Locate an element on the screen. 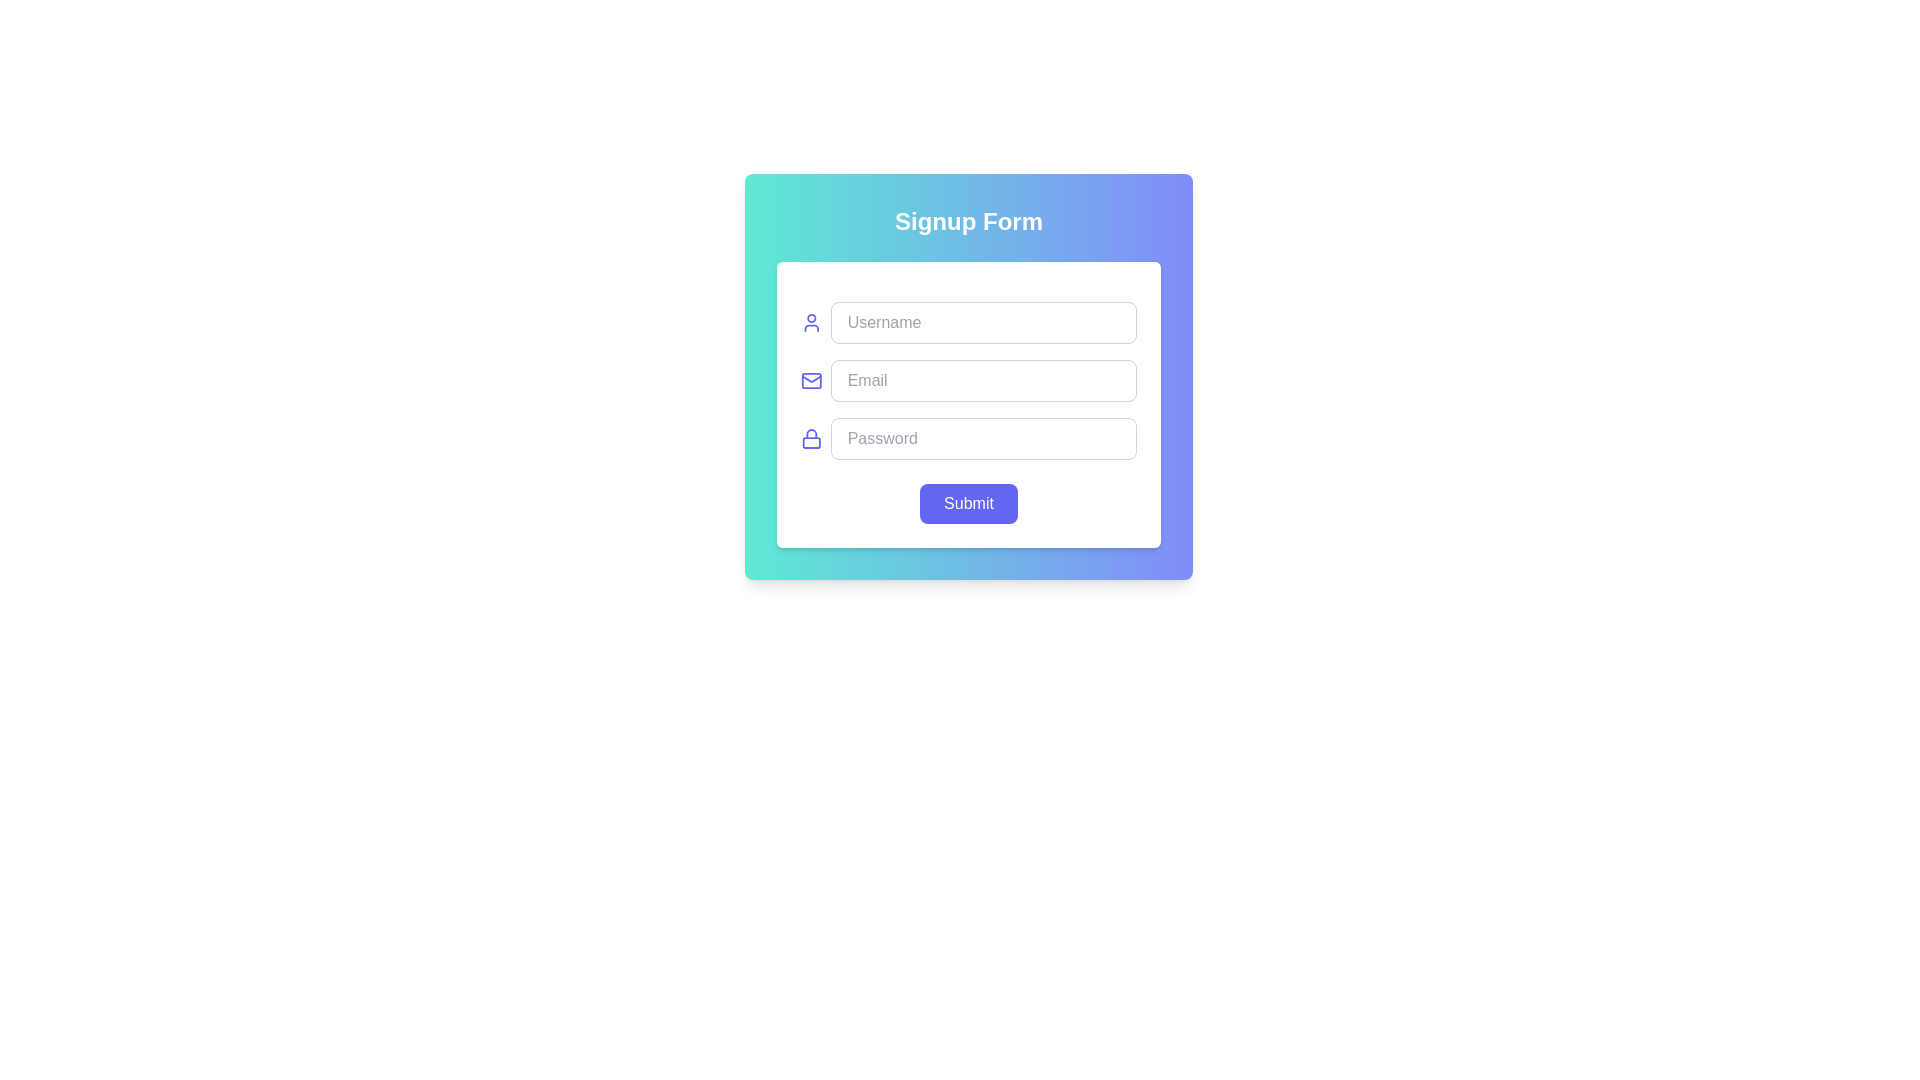  the icon that indicates the purpose of the adjacent email input field within the signup form is located at coordinates (811, 381).